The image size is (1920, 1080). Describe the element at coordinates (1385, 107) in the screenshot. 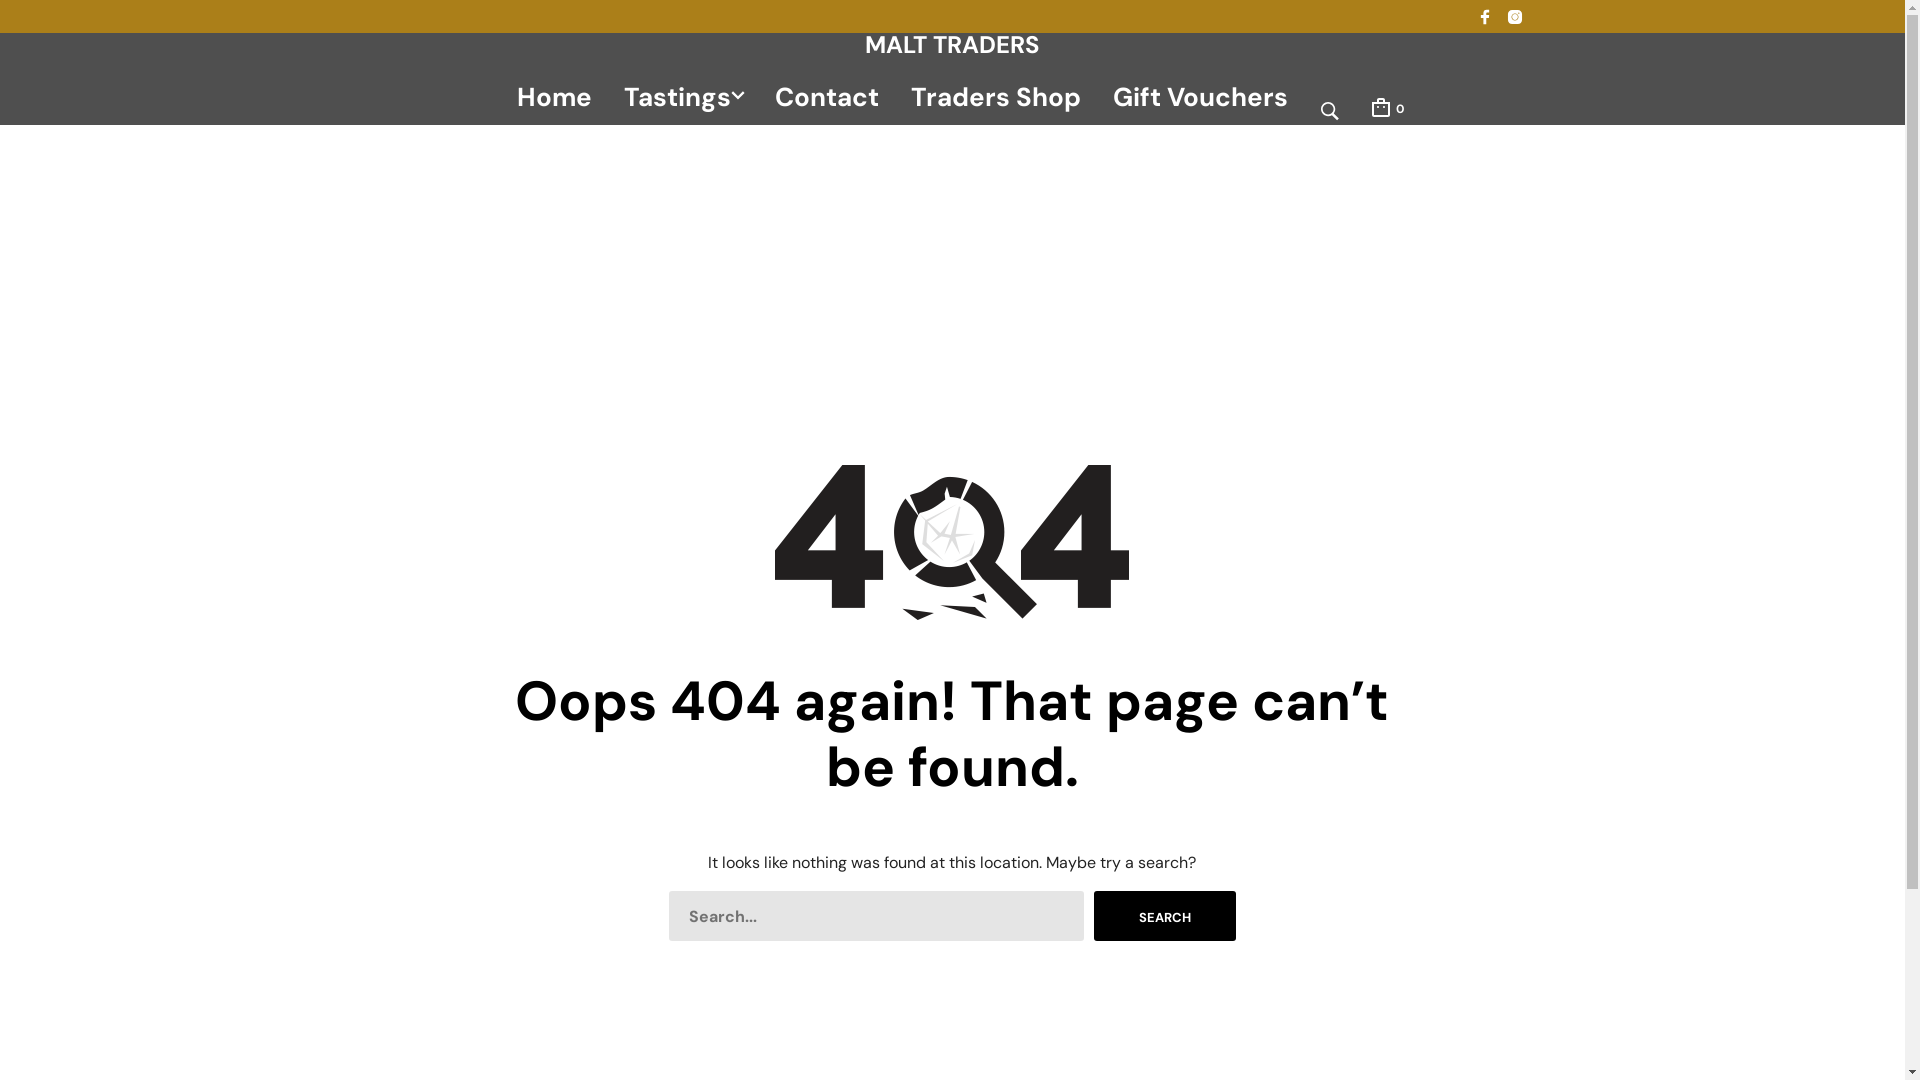

I see `'0'` at that location.